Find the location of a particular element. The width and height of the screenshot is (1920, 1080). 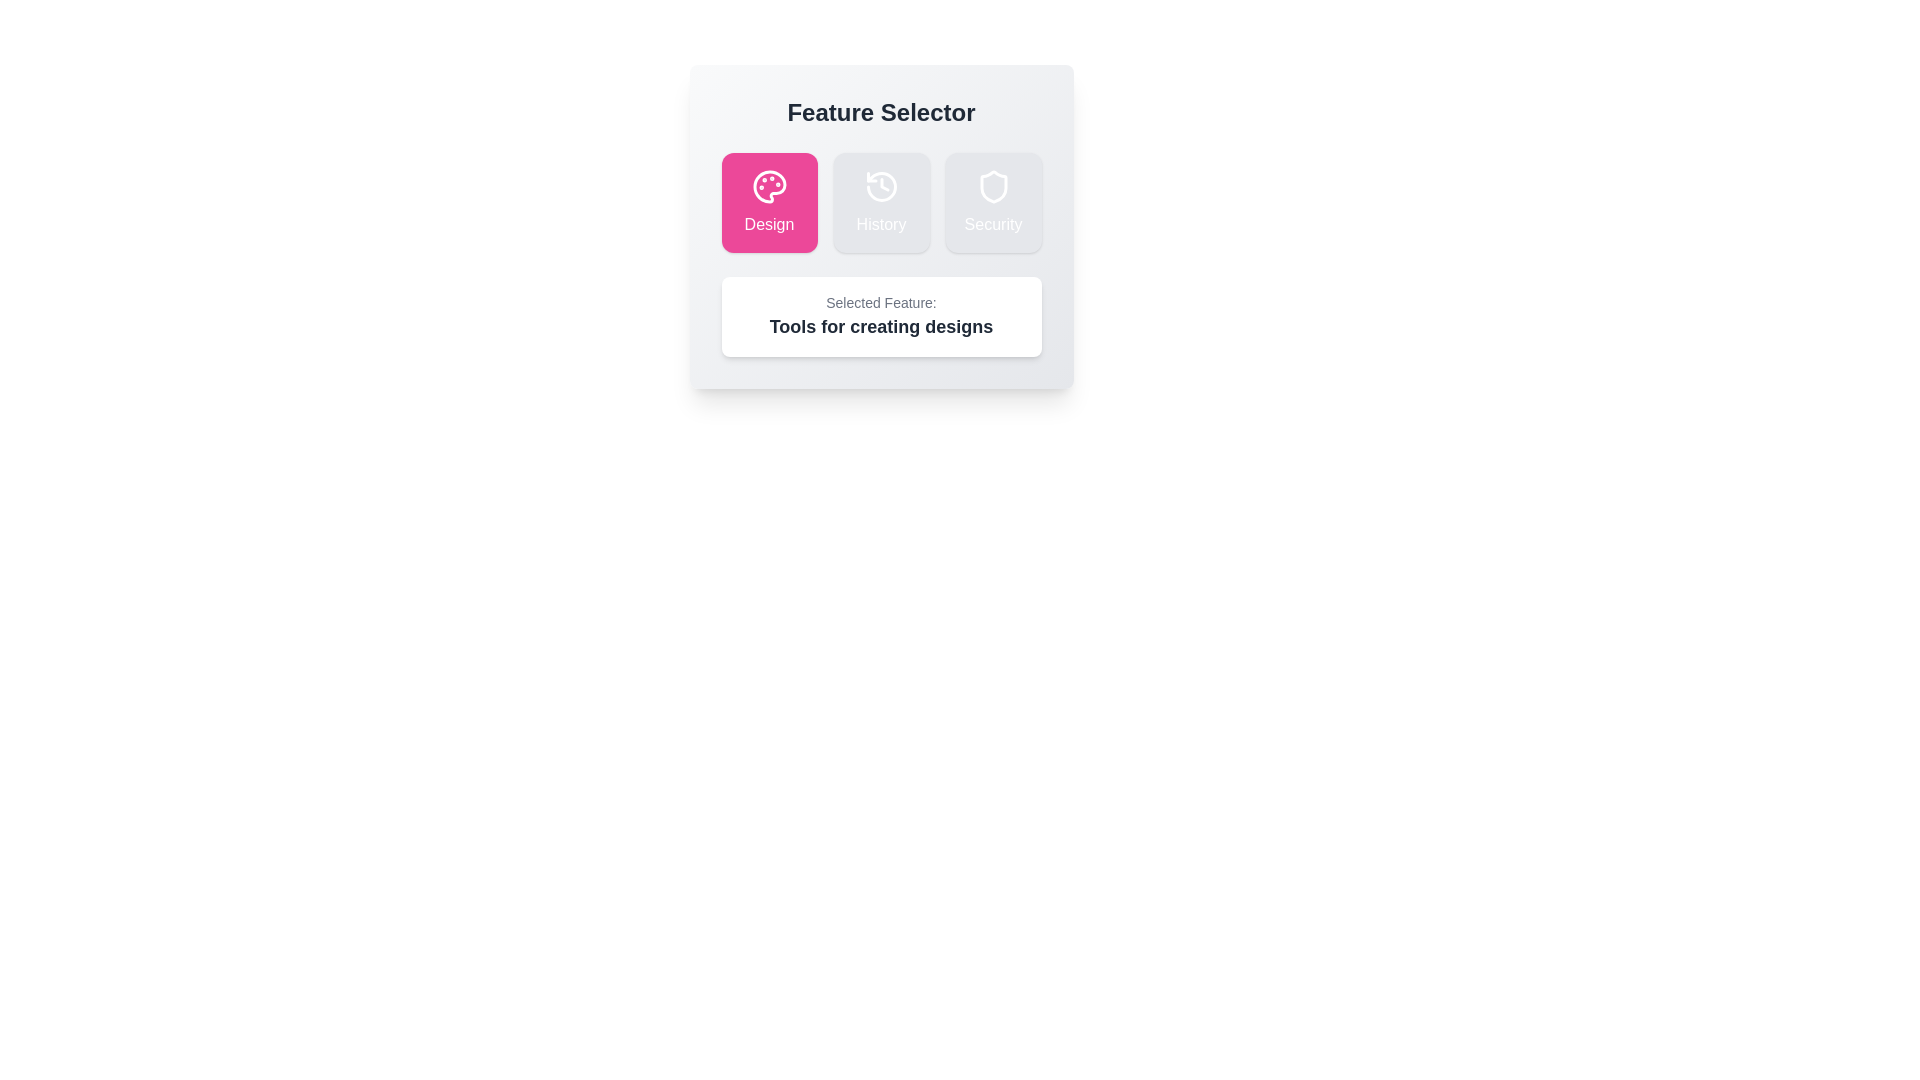

the History button is located at coordinates (880, 203).